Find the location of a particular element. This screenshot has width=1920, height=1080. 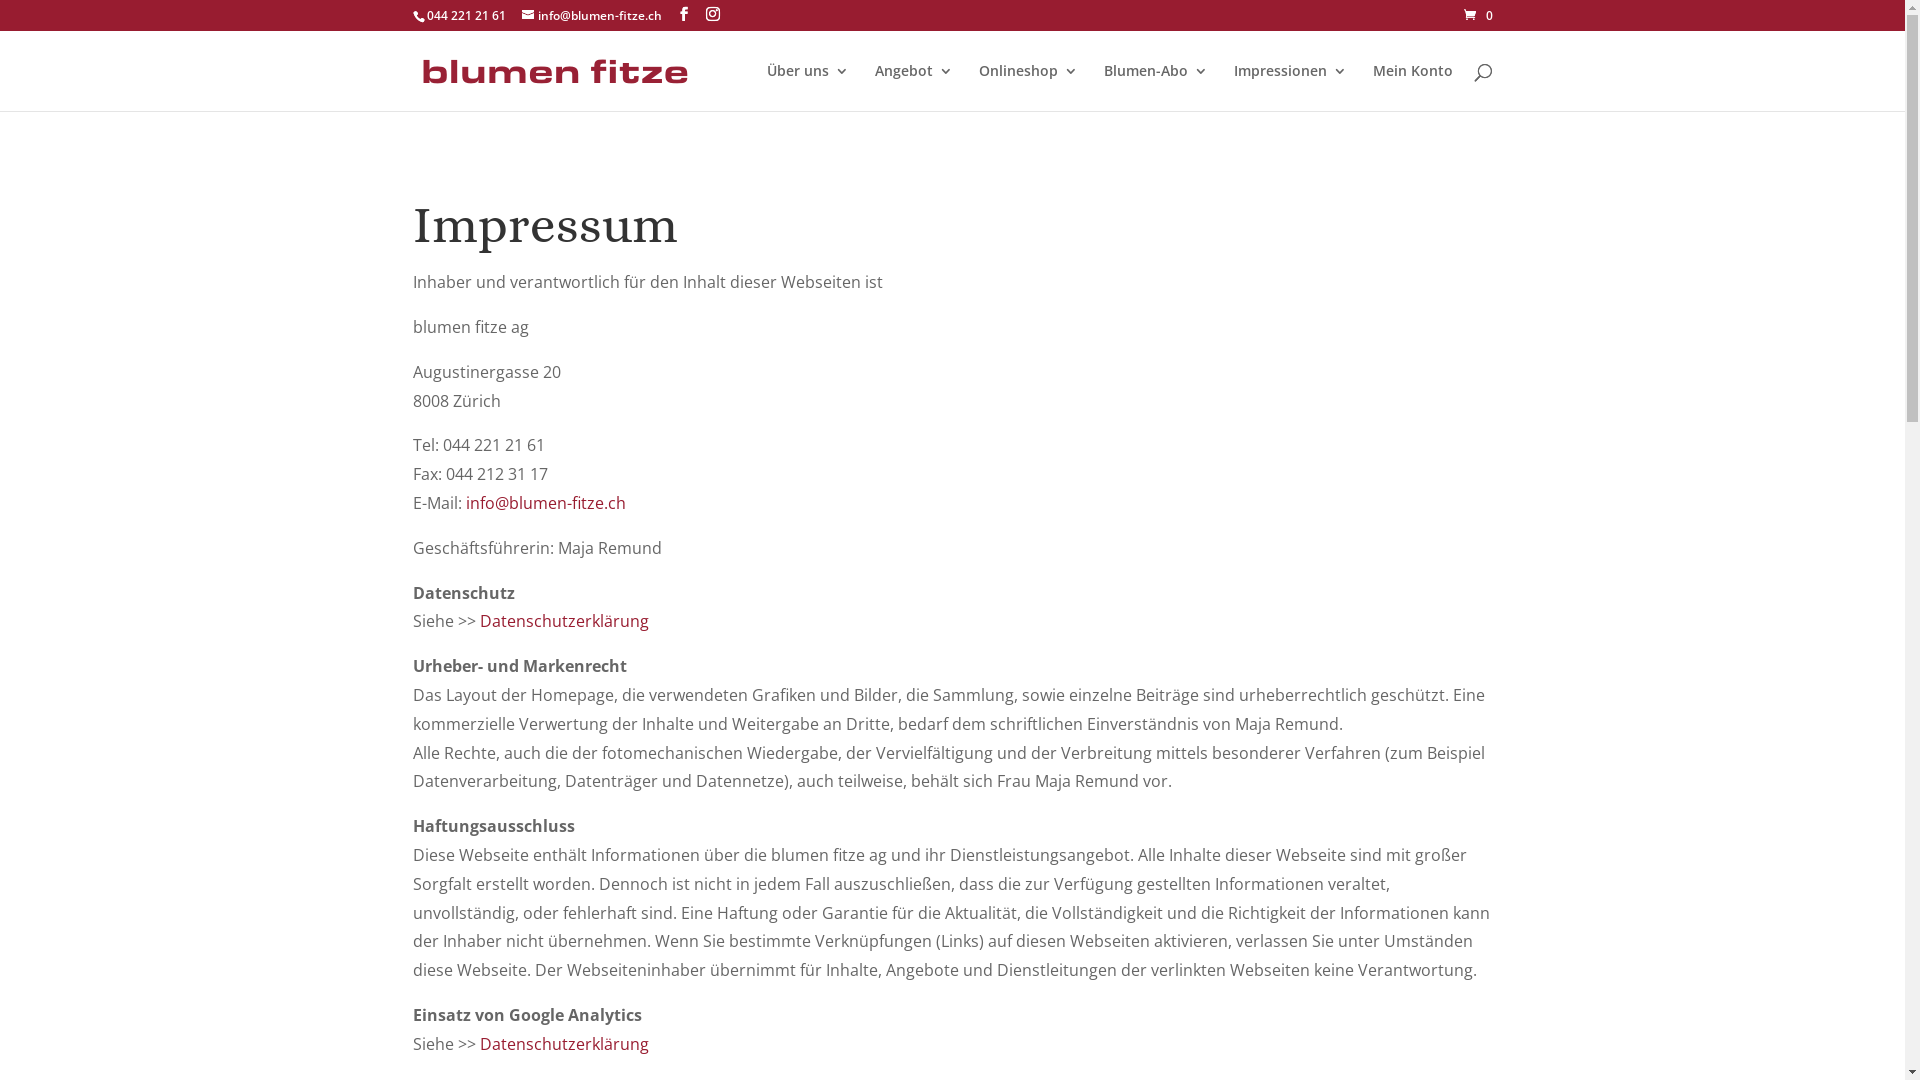

'Angebot' is located at coordinates (911, 86).